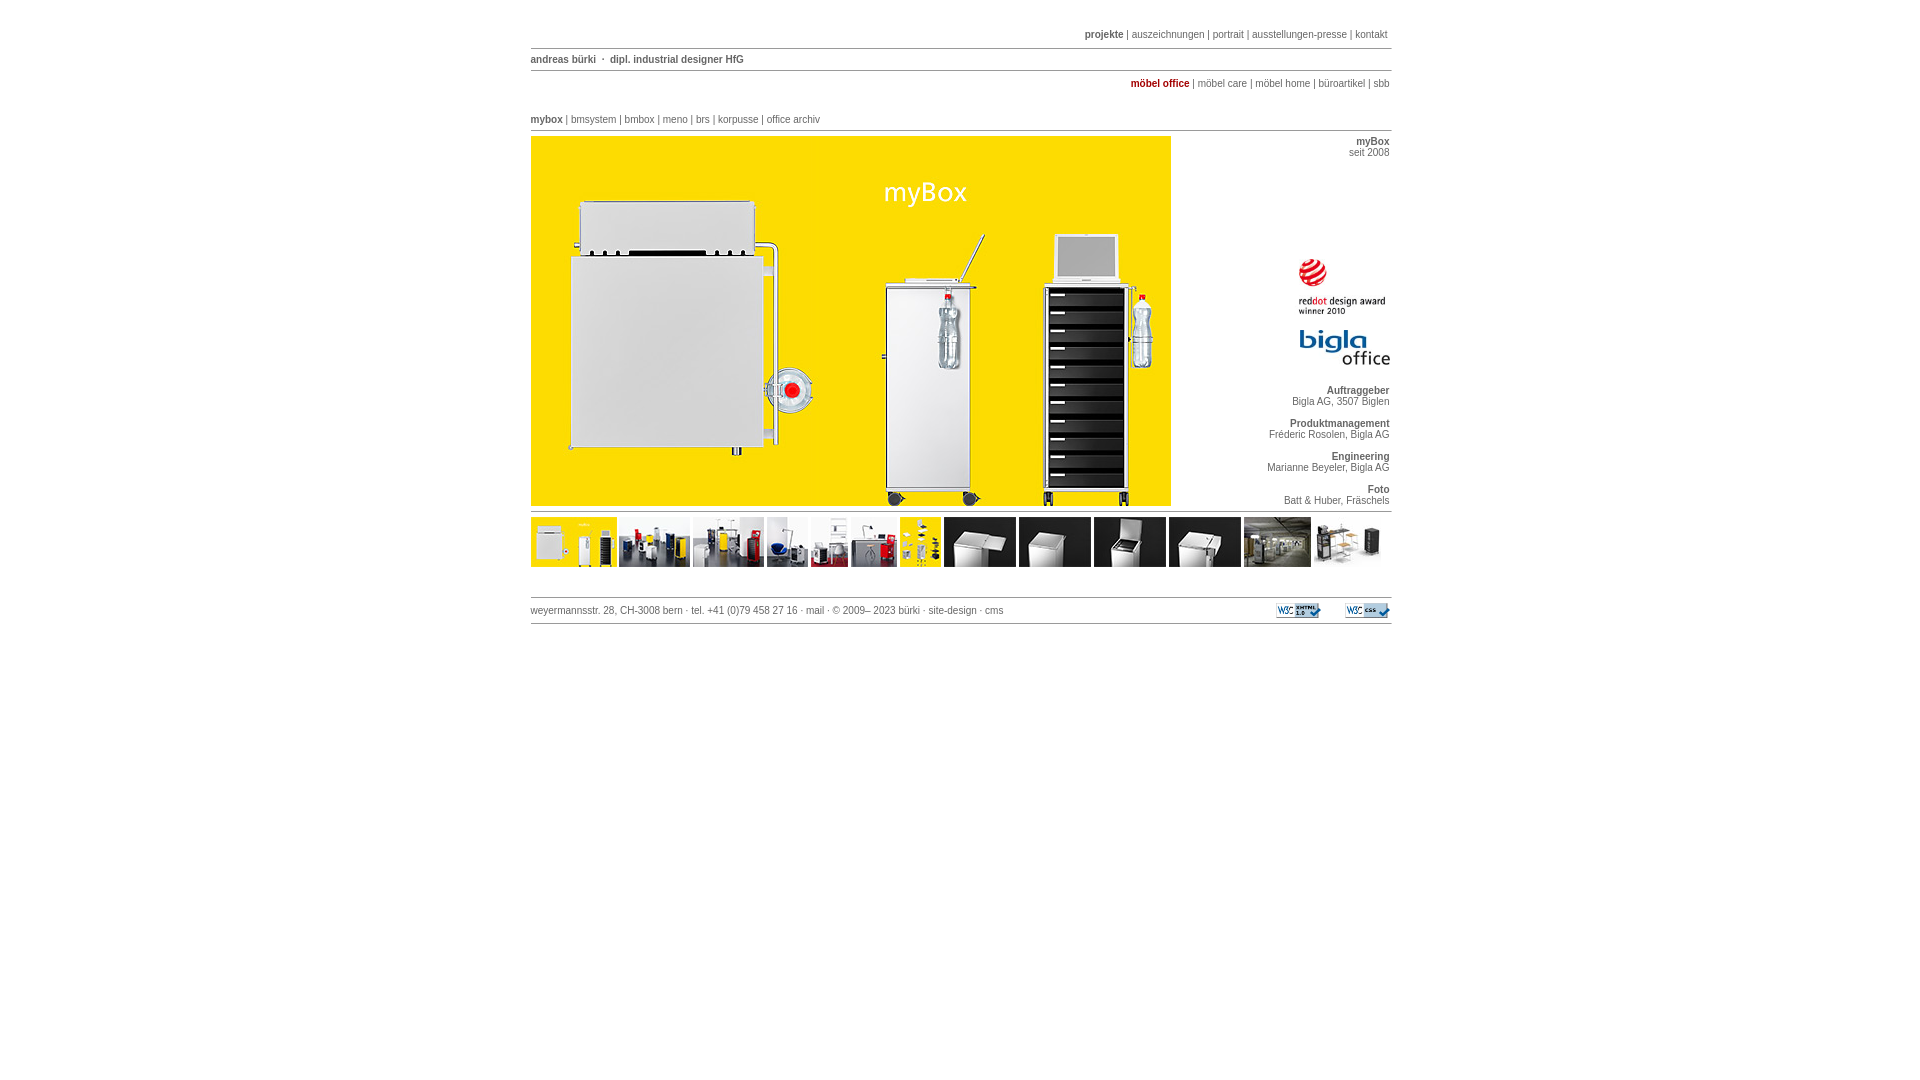  Describe the element at coordinates (675, 119) in the screenshot. I see `'meno'` at that location.